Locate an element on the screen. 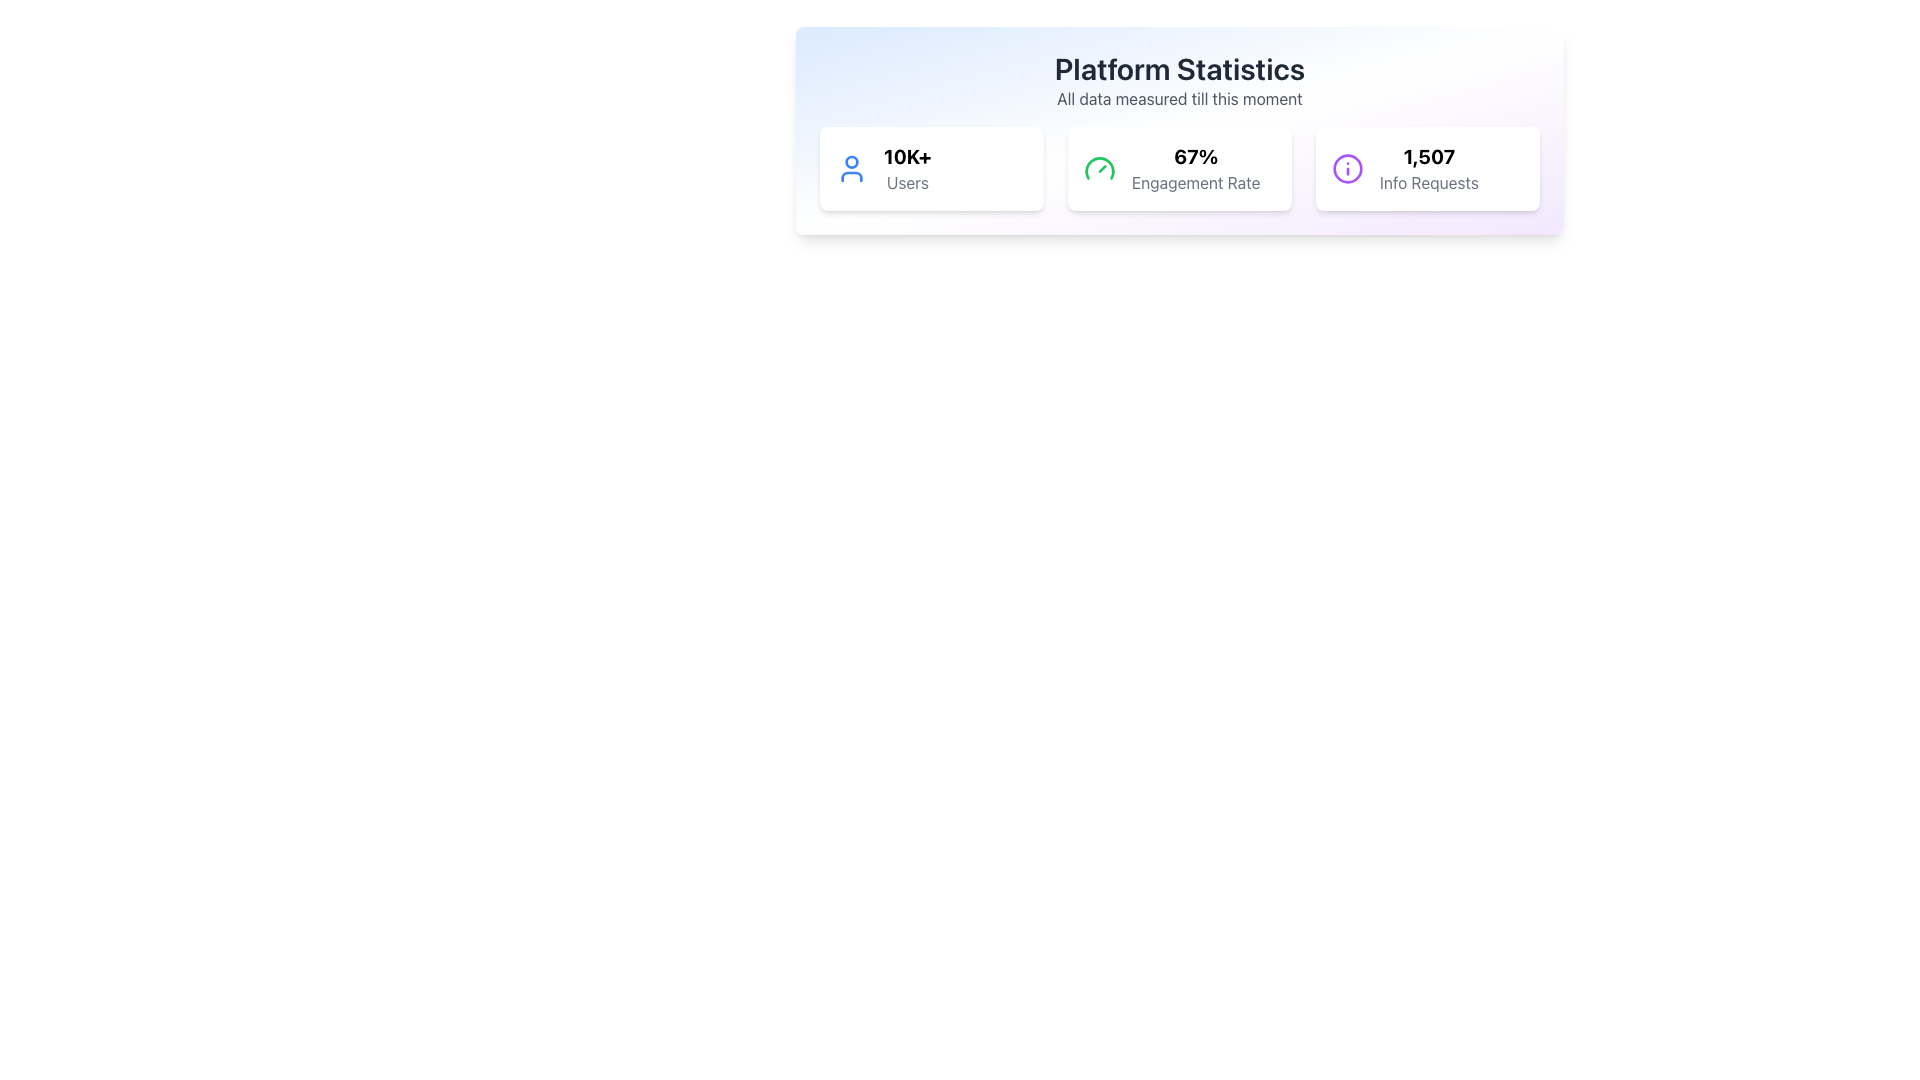 This screenshot has width=1920, height=1080. information displayed in the 'Info Requests' Text Block located in the third card under the 'Platform Statistics' section is located at coordinates (1428, 168).